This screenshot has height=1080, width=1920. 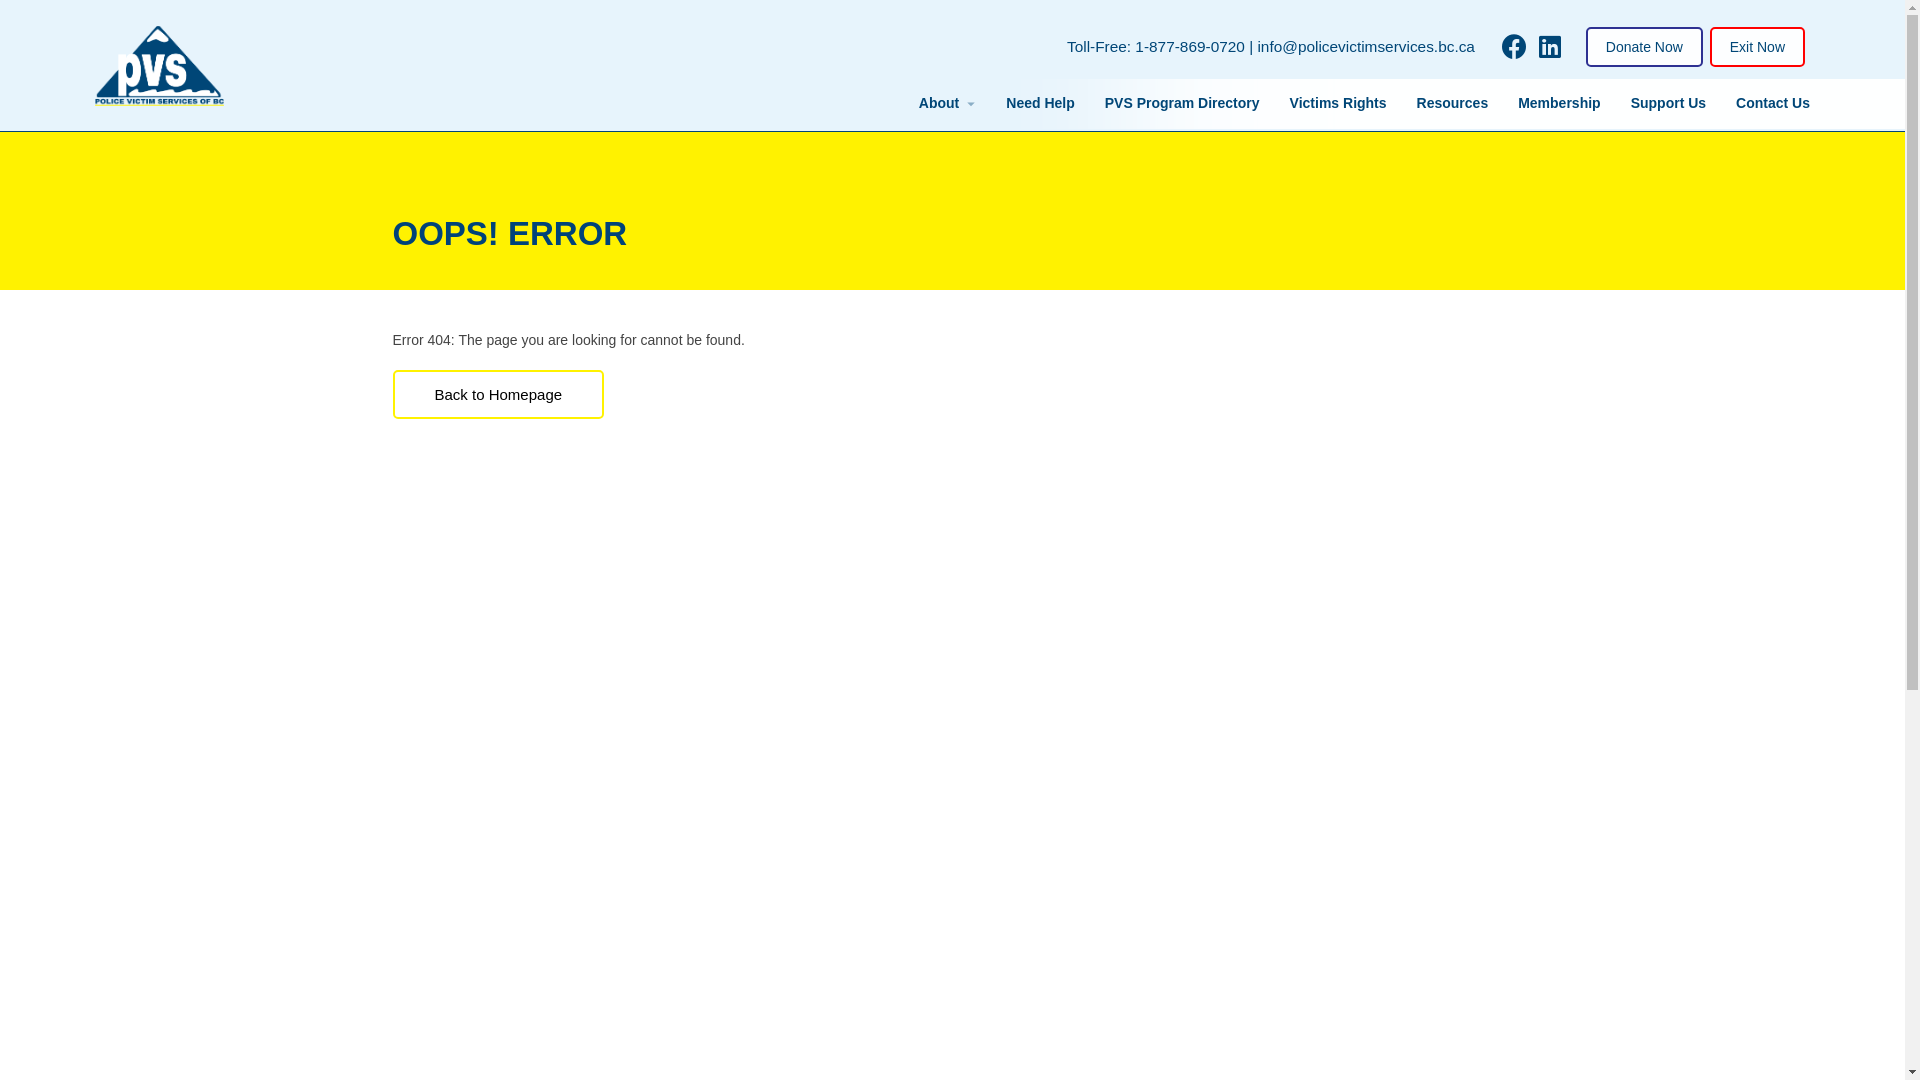 I want to click on 'PVS Program Directory', so click(x=1182, y=103).